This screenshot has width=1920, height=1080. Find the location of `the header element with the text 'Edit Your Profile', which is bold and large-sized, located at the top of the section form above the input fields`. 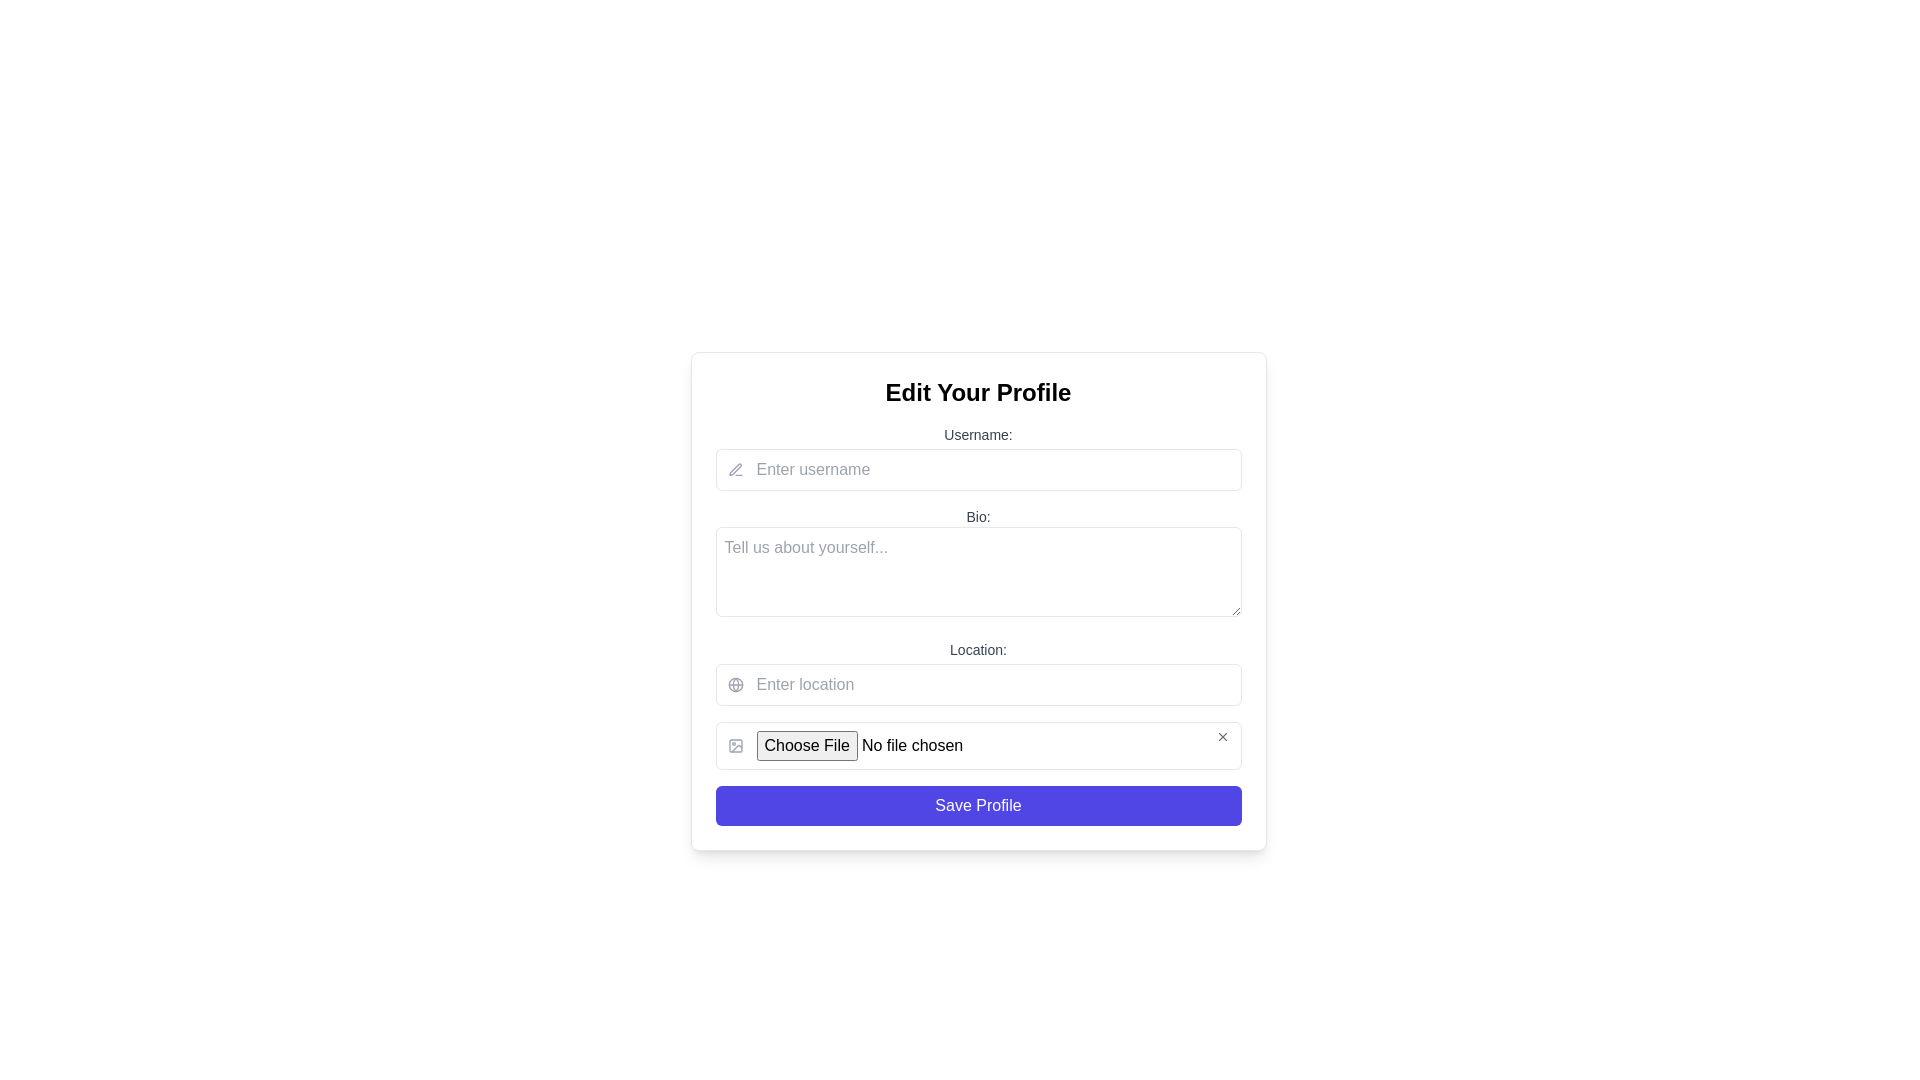

the header element with the text 'Edit Your Profile', which is bold and large-sized, located at the top of the section form above the input fields is located at coordinates (978, 393).